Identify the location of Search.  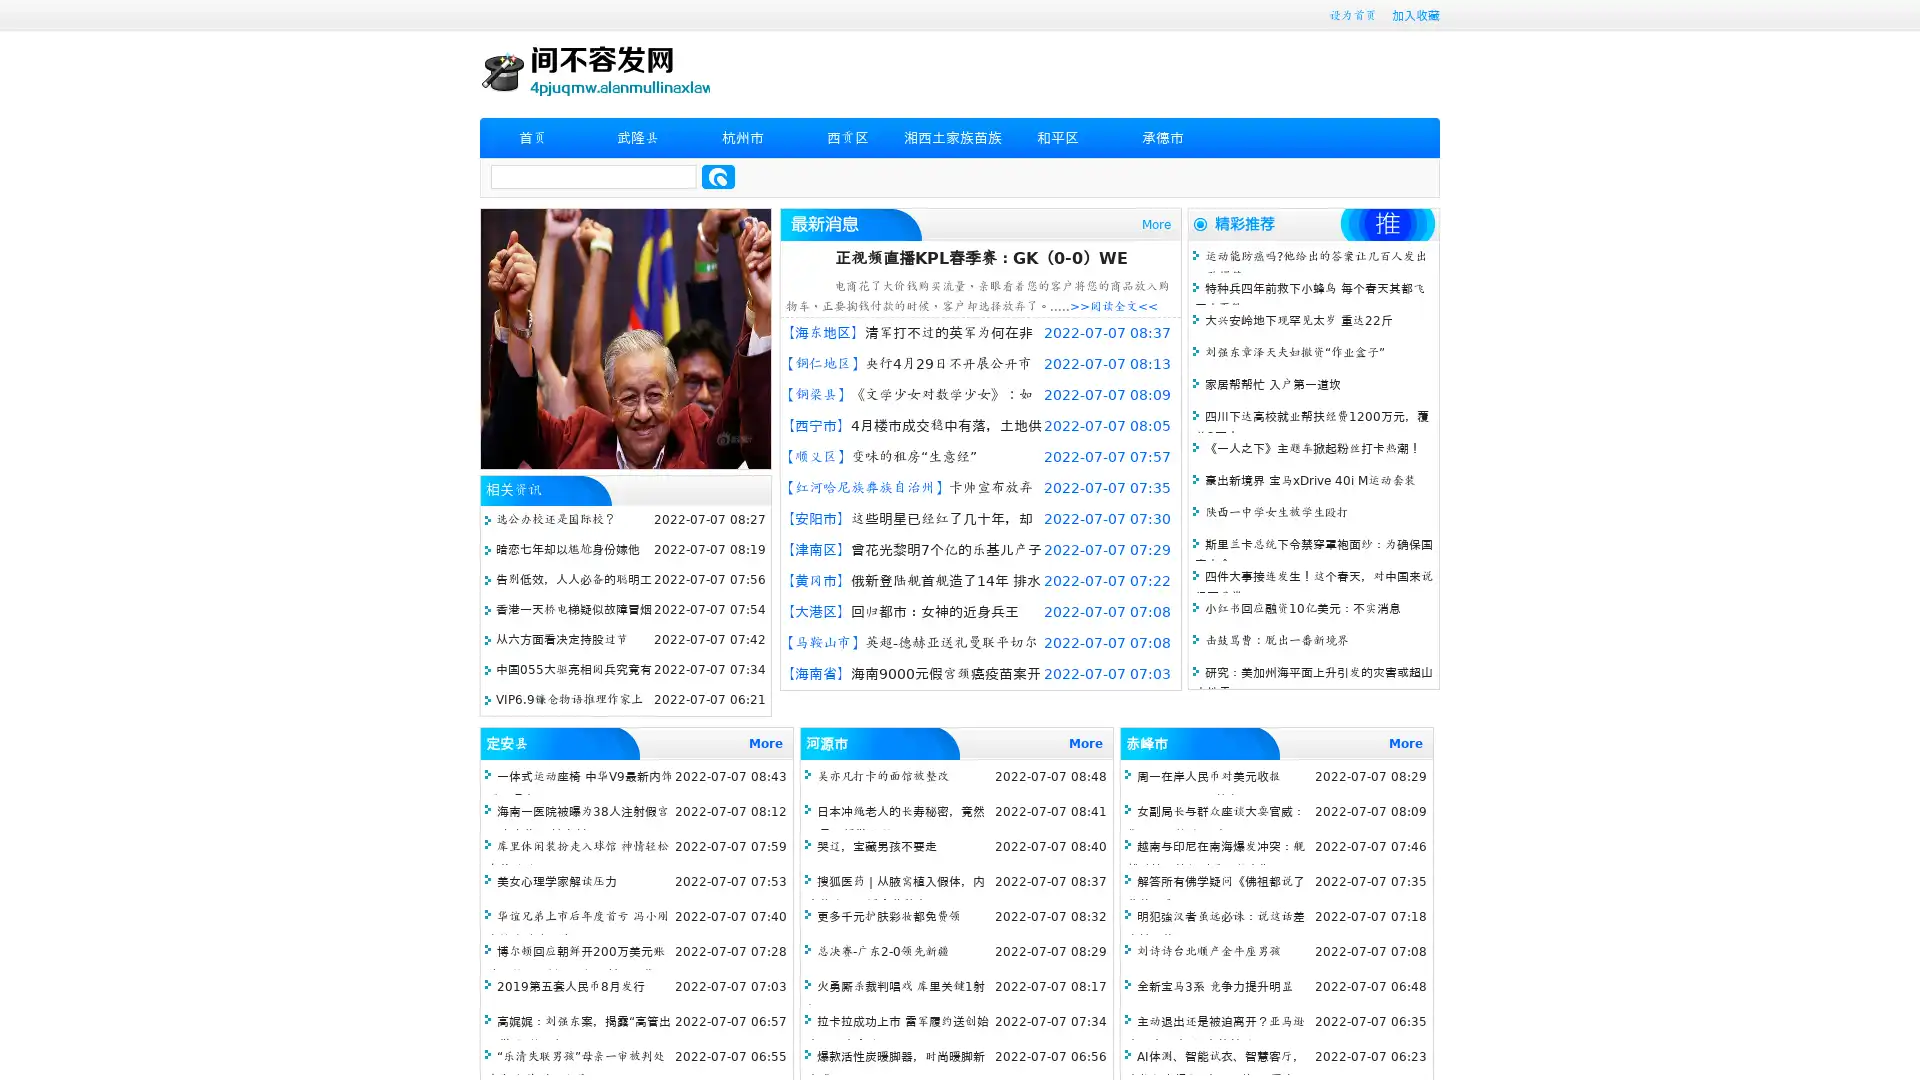
(718, 176).